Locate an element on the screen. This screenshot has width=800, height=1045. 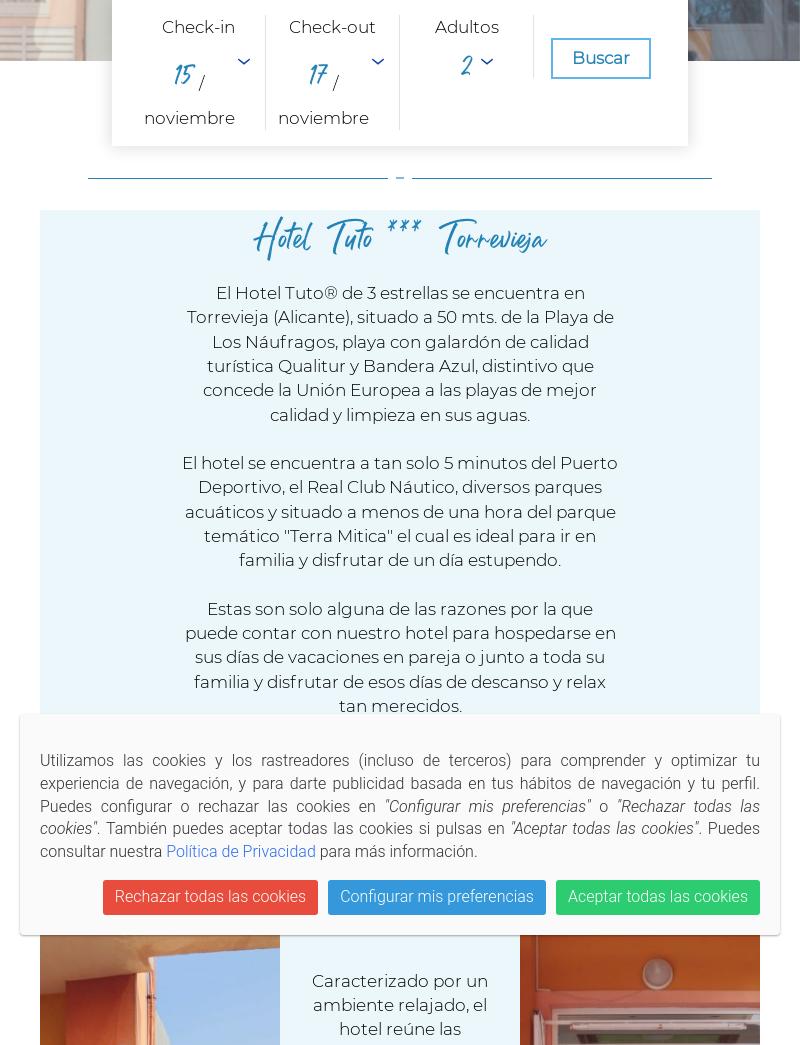
'Buscar' is located at coordinates (600, 55).